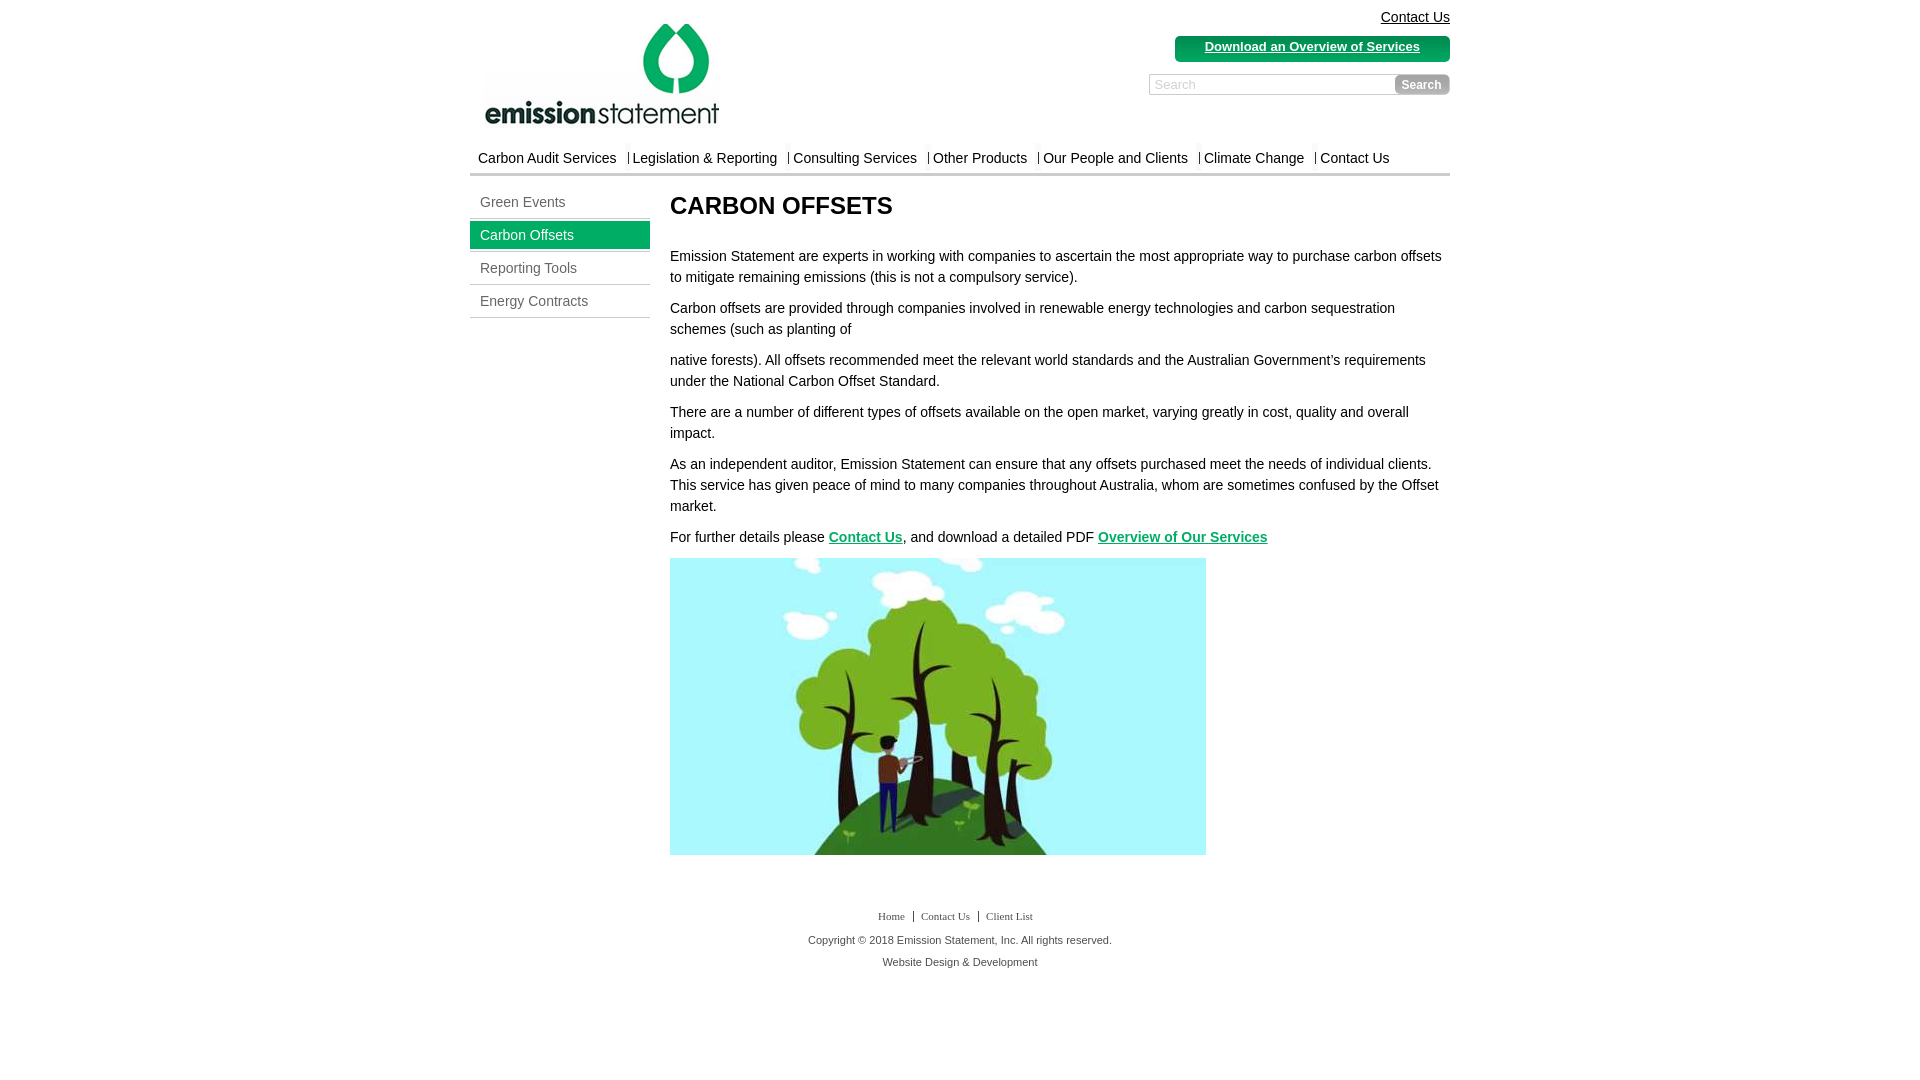 The height and width of the screenshot is (1080, 1920). What do you see at coordinates (1419, 83) in the screenshot?
I see `'Search'` at bounding box center [1419, 83].